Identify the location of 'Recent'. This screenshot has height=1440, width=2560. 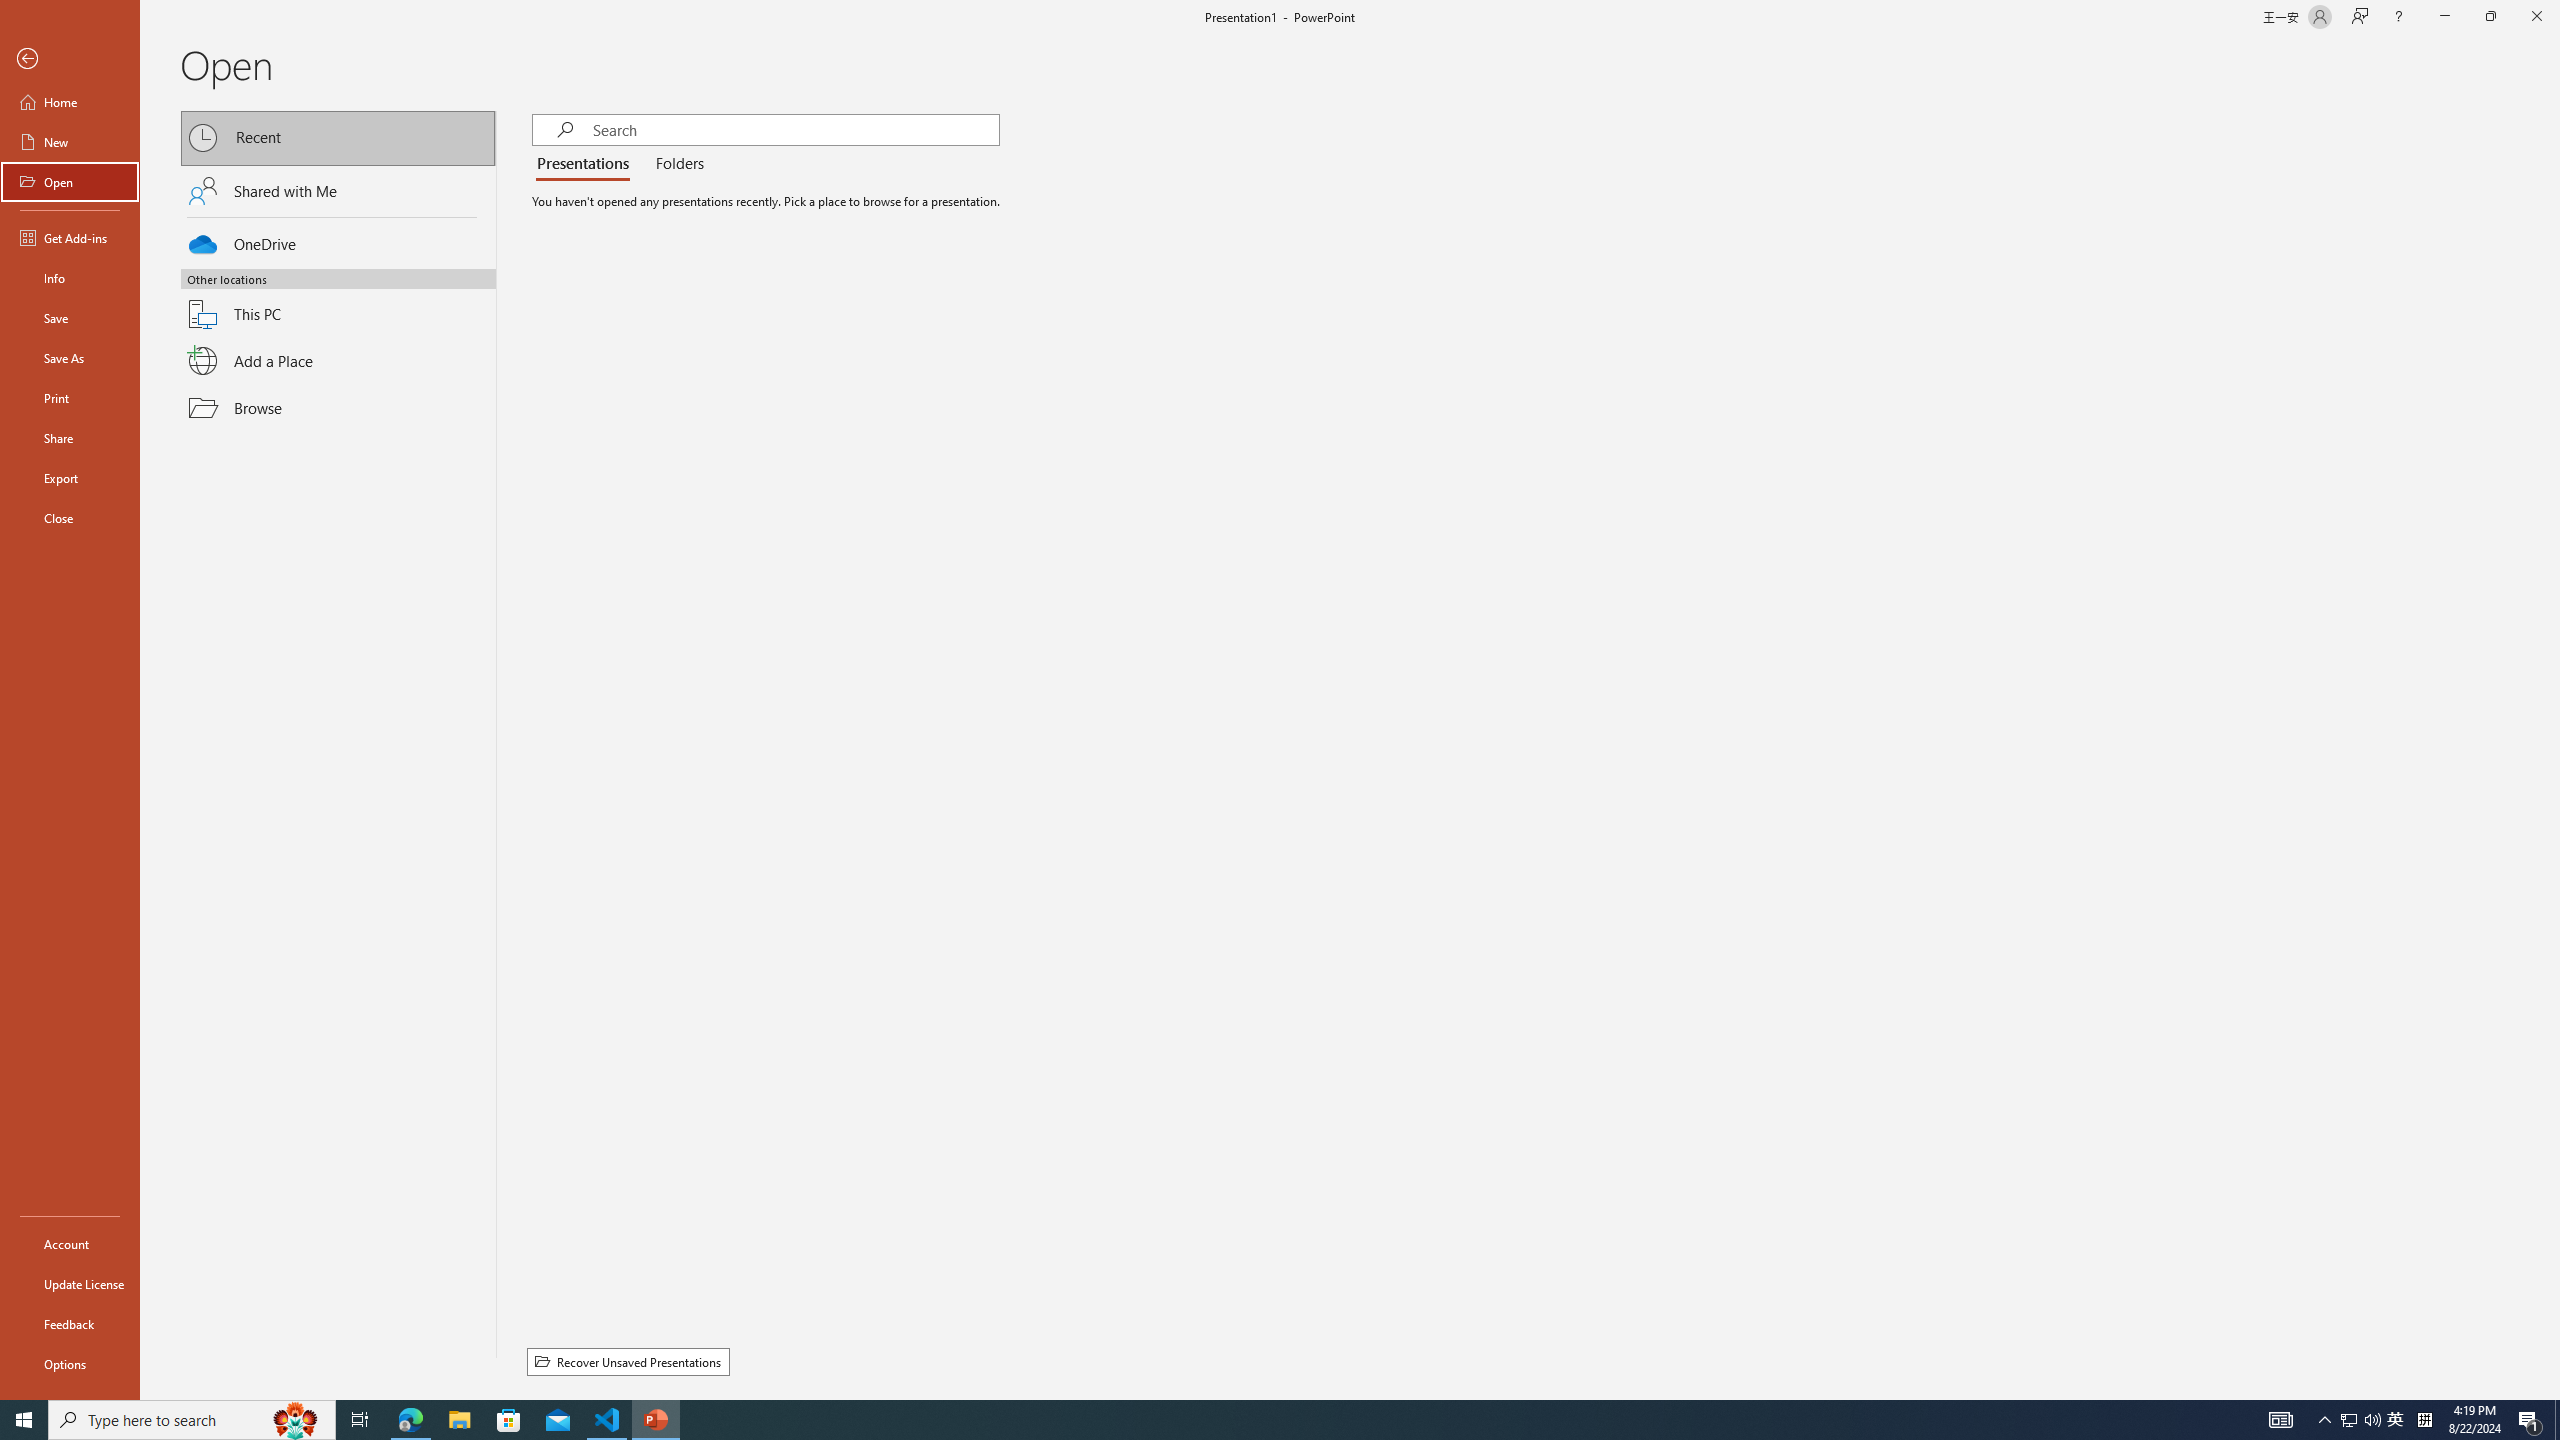
(338, 137).